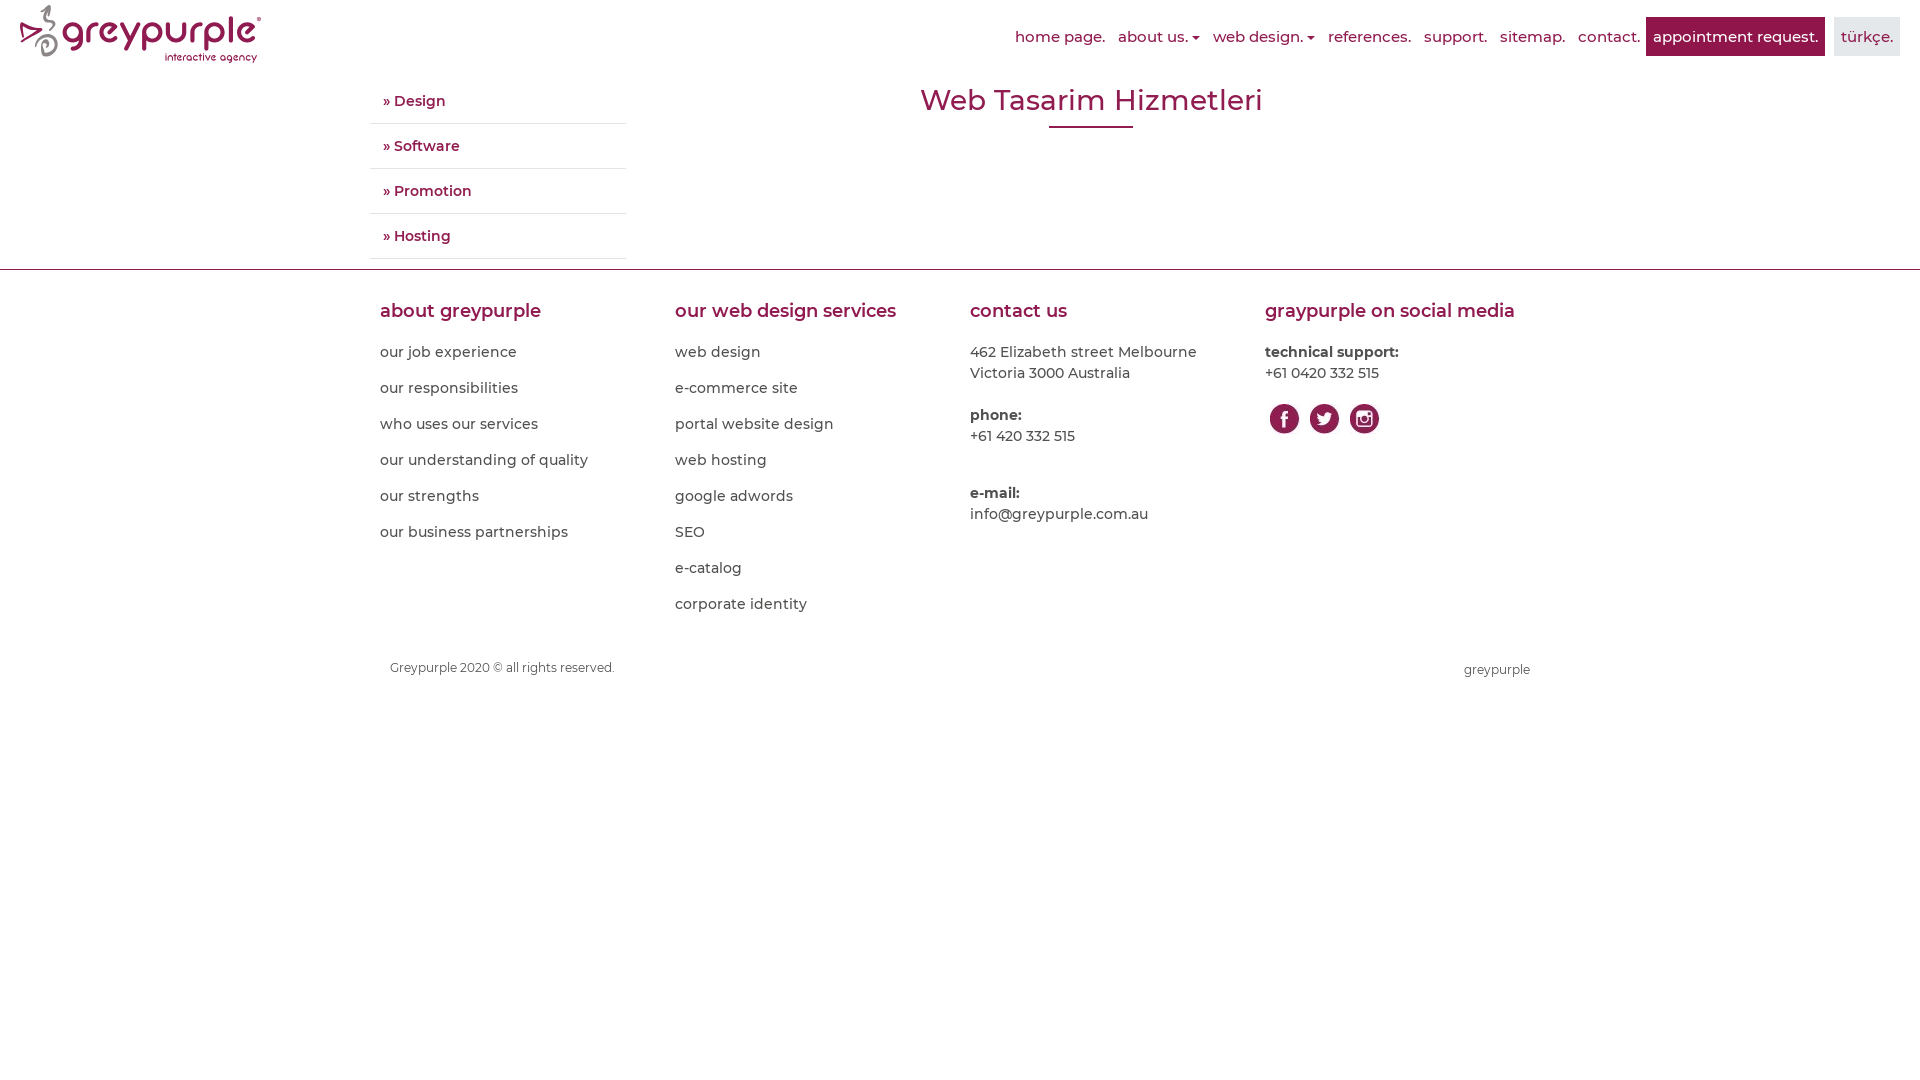 This screenshot has width=1920, height=1080. Describe the element at coordinates (1497, 669) in the screenshot. I see `'greypurple'` at that location.